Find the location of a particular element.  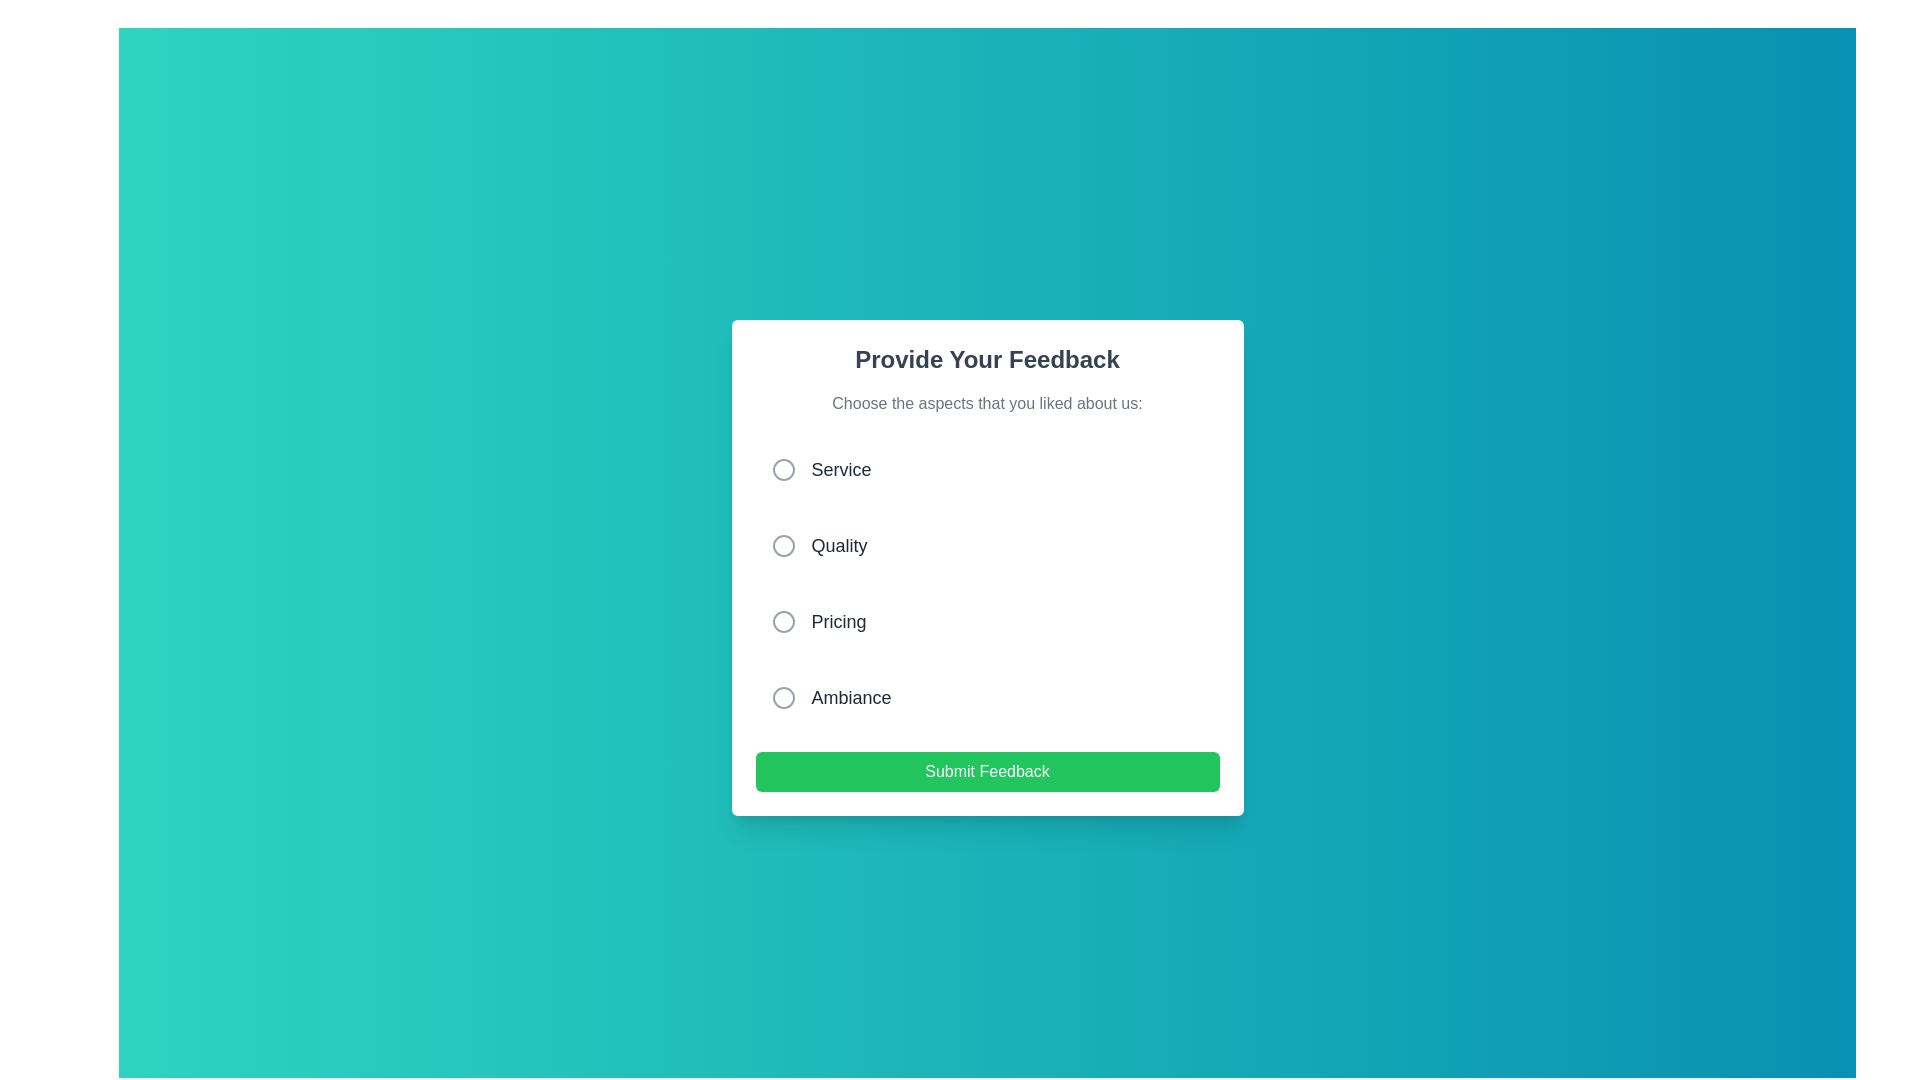

the aspect row corresponding to Service is located at coordinates (987, 470).